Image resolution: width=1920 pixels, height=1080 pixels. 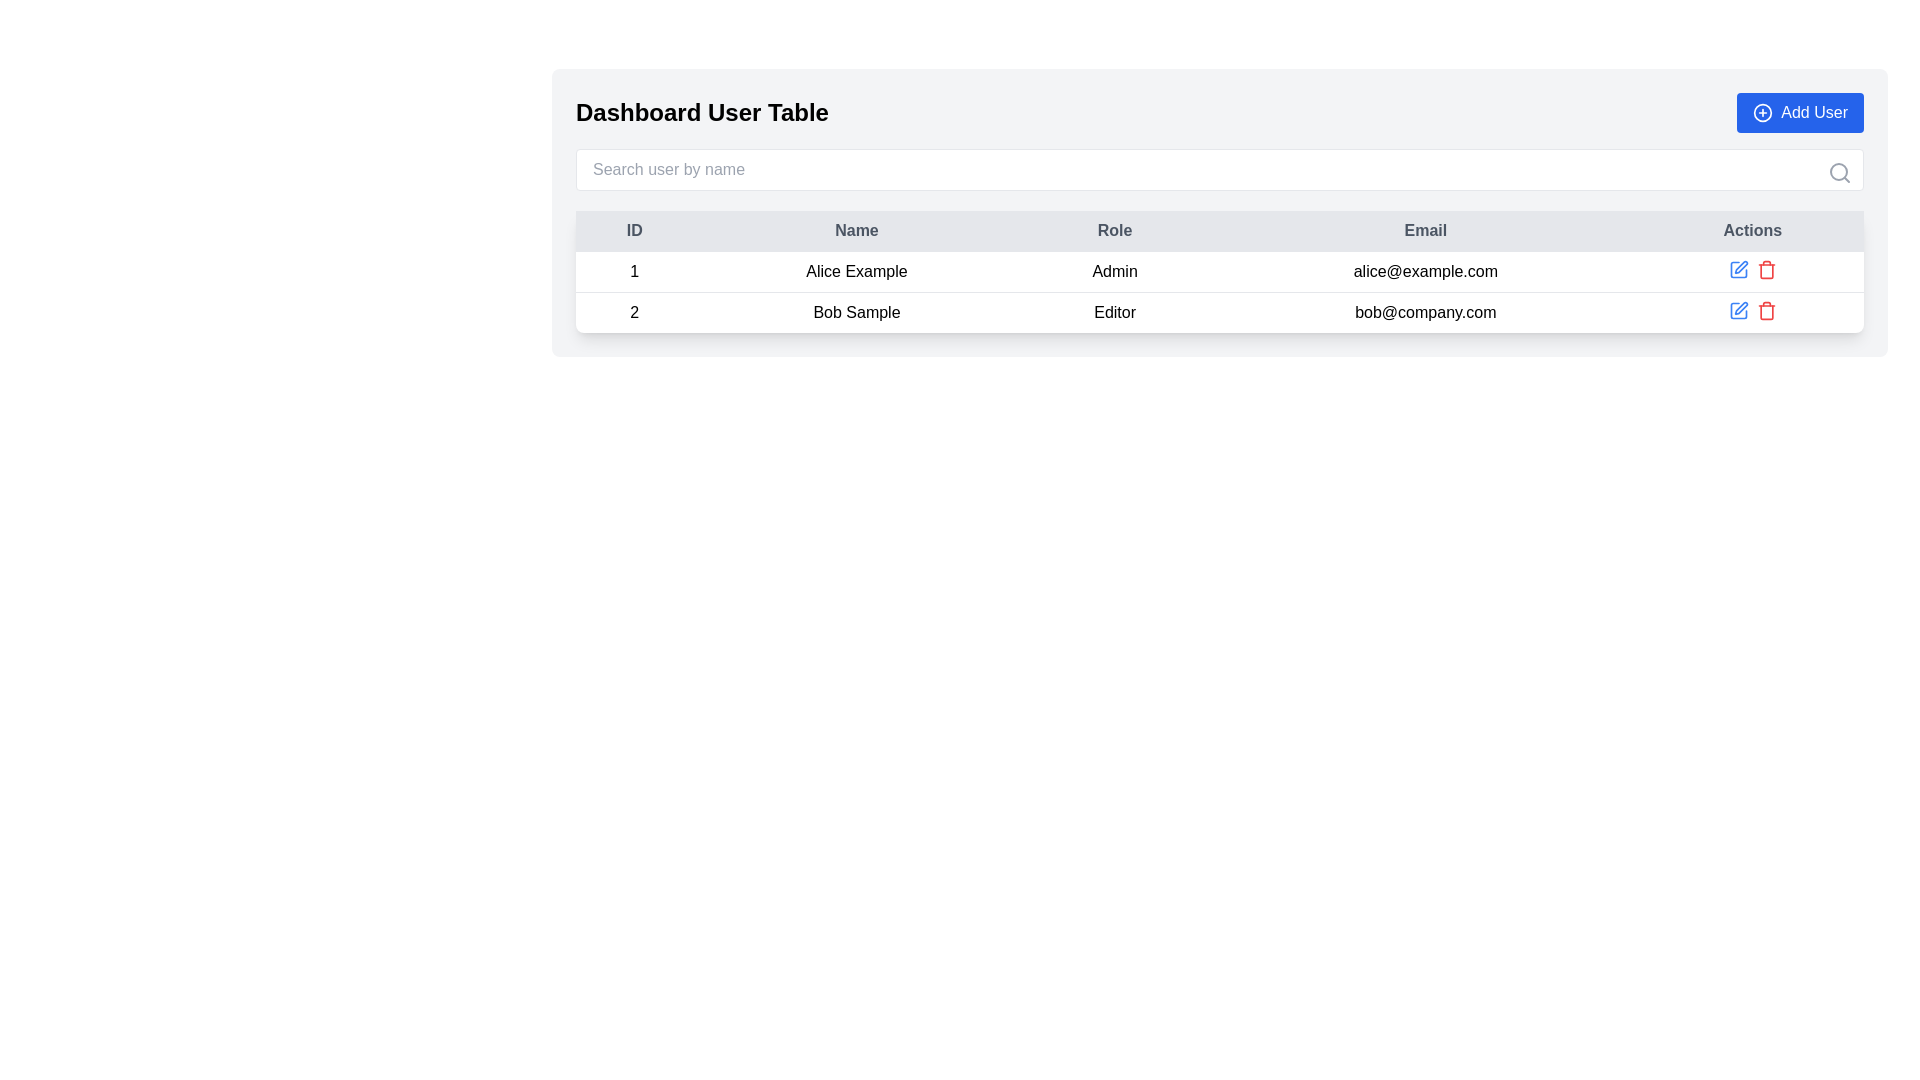 What do you see at coordinates (633, 272) in the screenshot?
I see `the Table Cell element containing the text '1', which is located in the first row under the 'ID' header of the table` at bounding box center [633, 272].